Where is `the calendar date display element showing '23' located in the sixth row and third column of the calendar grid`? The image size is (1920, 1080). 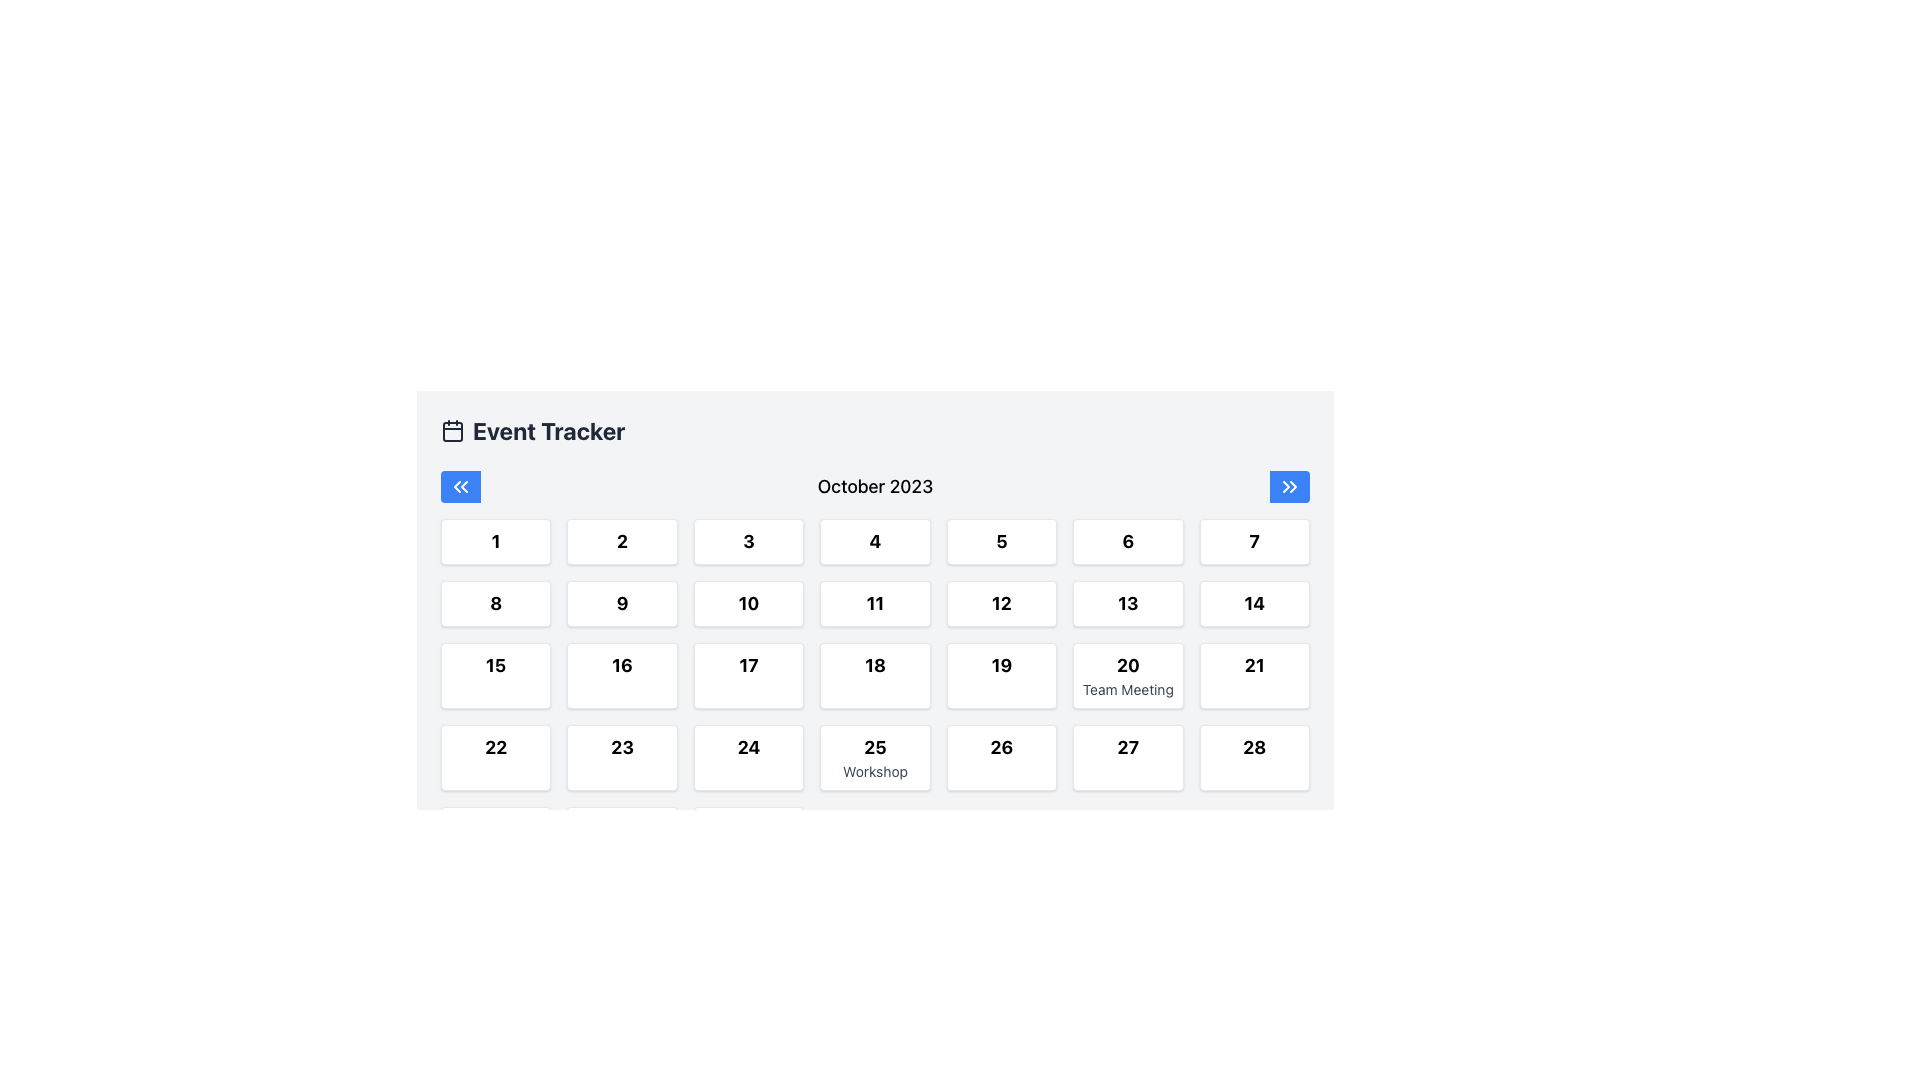
the calendar date display element showing '23' located in the sixth row and third column of the calendar grid is located at coordinates (621, 758).